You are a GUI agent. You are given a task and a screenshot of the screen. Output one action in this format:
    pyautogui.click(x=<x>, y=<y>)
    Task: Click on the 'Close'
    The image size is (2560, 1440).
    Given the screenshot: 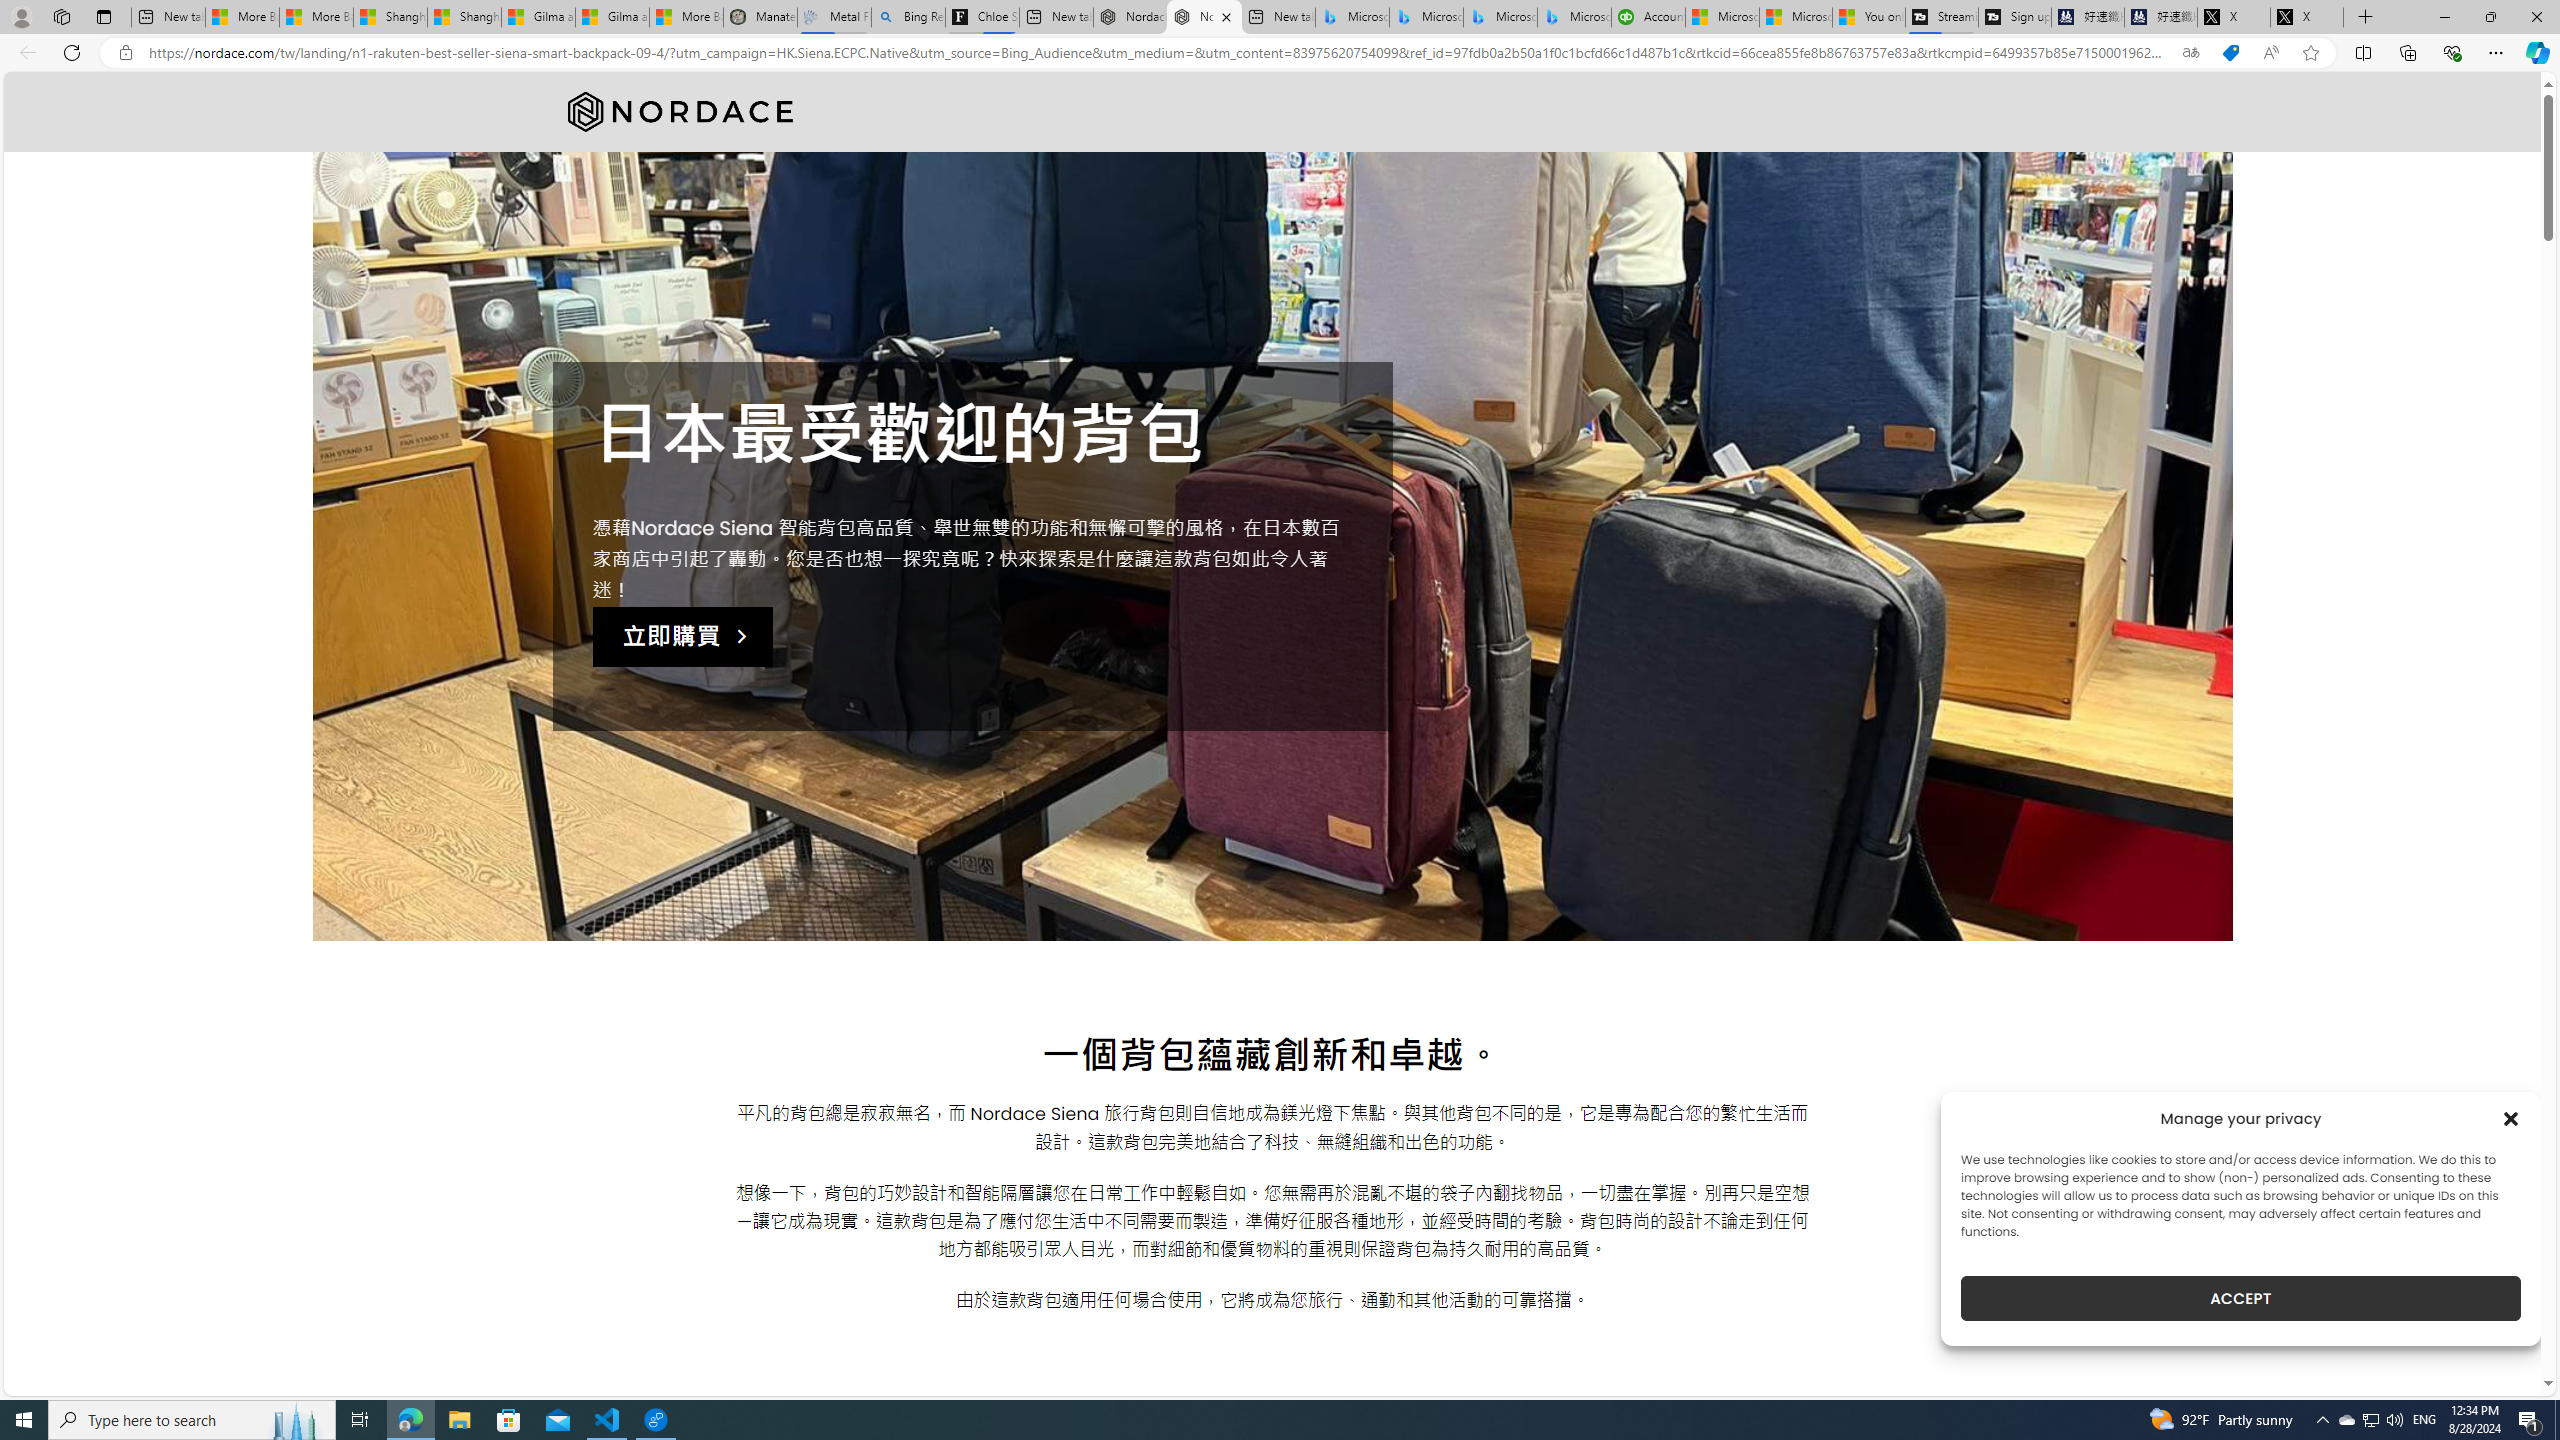 What is the action you would take?
    pyautogui.click(x=2535, y=16)
    